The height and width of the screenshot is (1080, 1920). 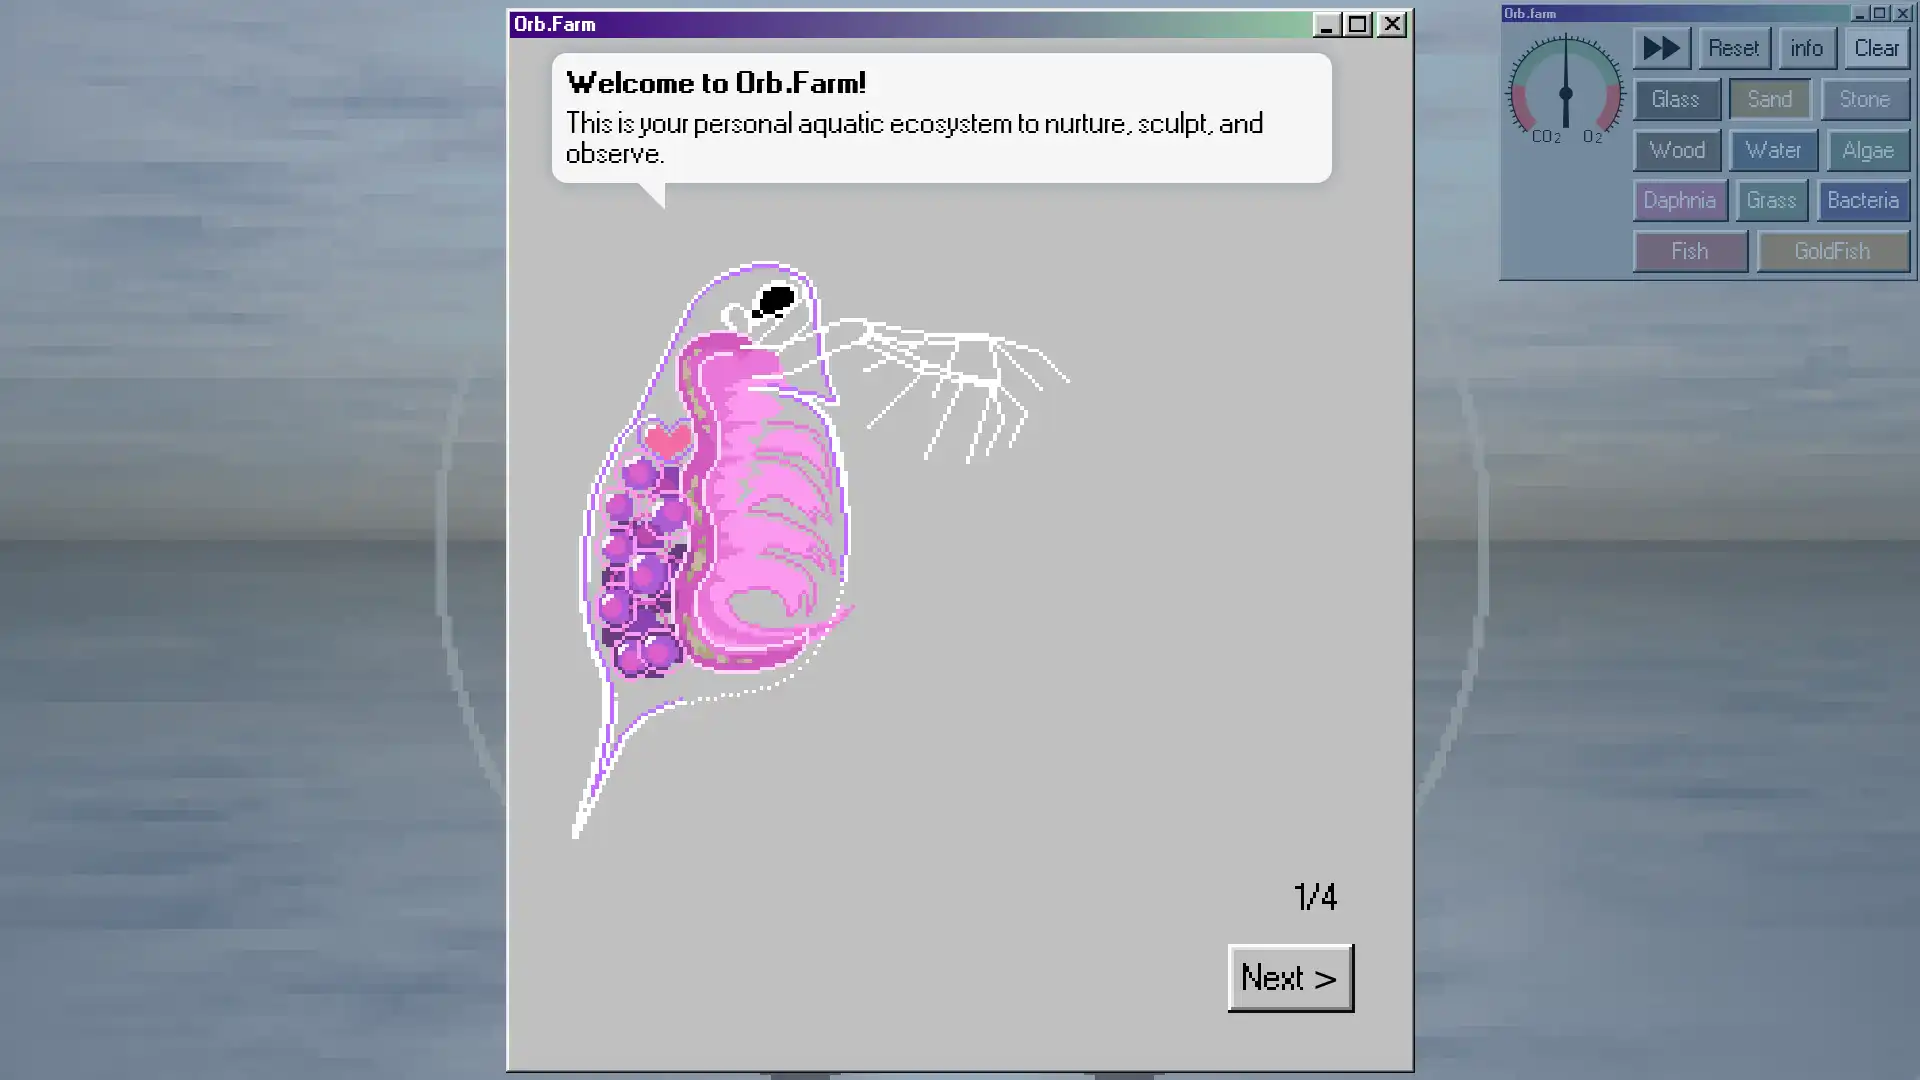 What do you see at coordinates (924, 25) in the screenshot?
I see `Reset` at bounding box center [924, 25].